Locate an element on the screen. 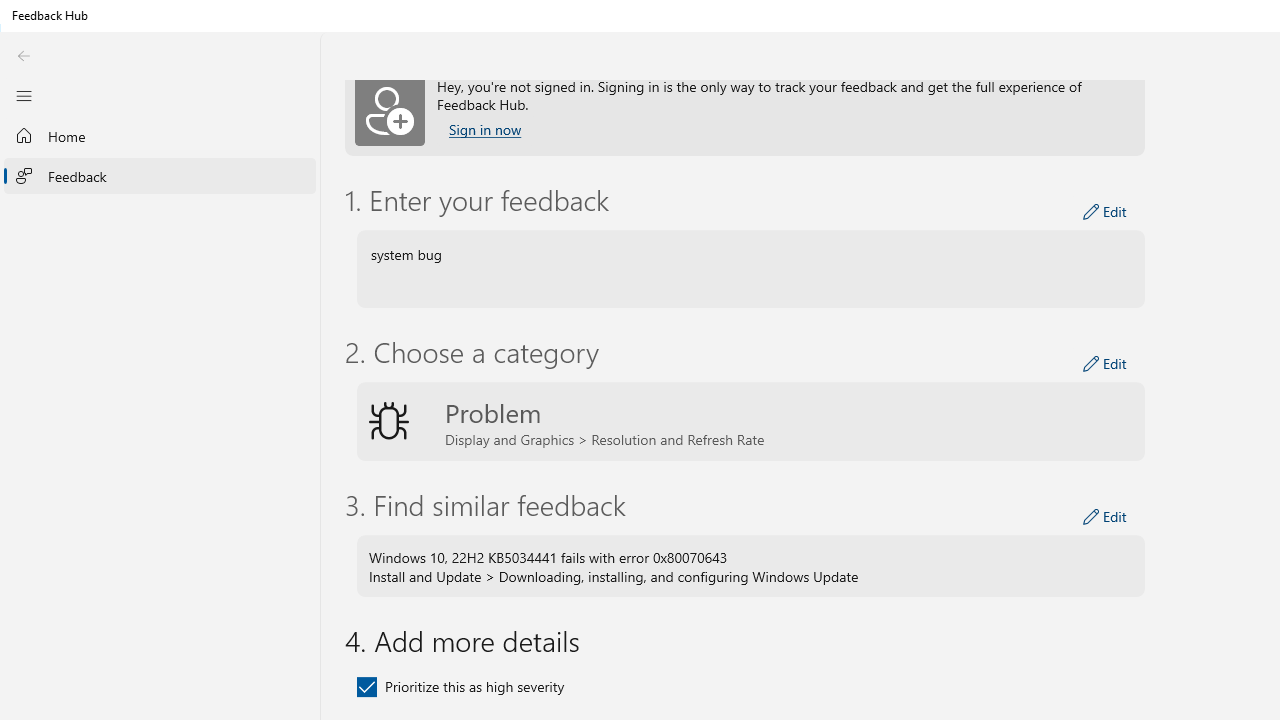 The width and height of the screenshot is (1280, 720). 'Sign in now' is located at coordinates (485, 129).